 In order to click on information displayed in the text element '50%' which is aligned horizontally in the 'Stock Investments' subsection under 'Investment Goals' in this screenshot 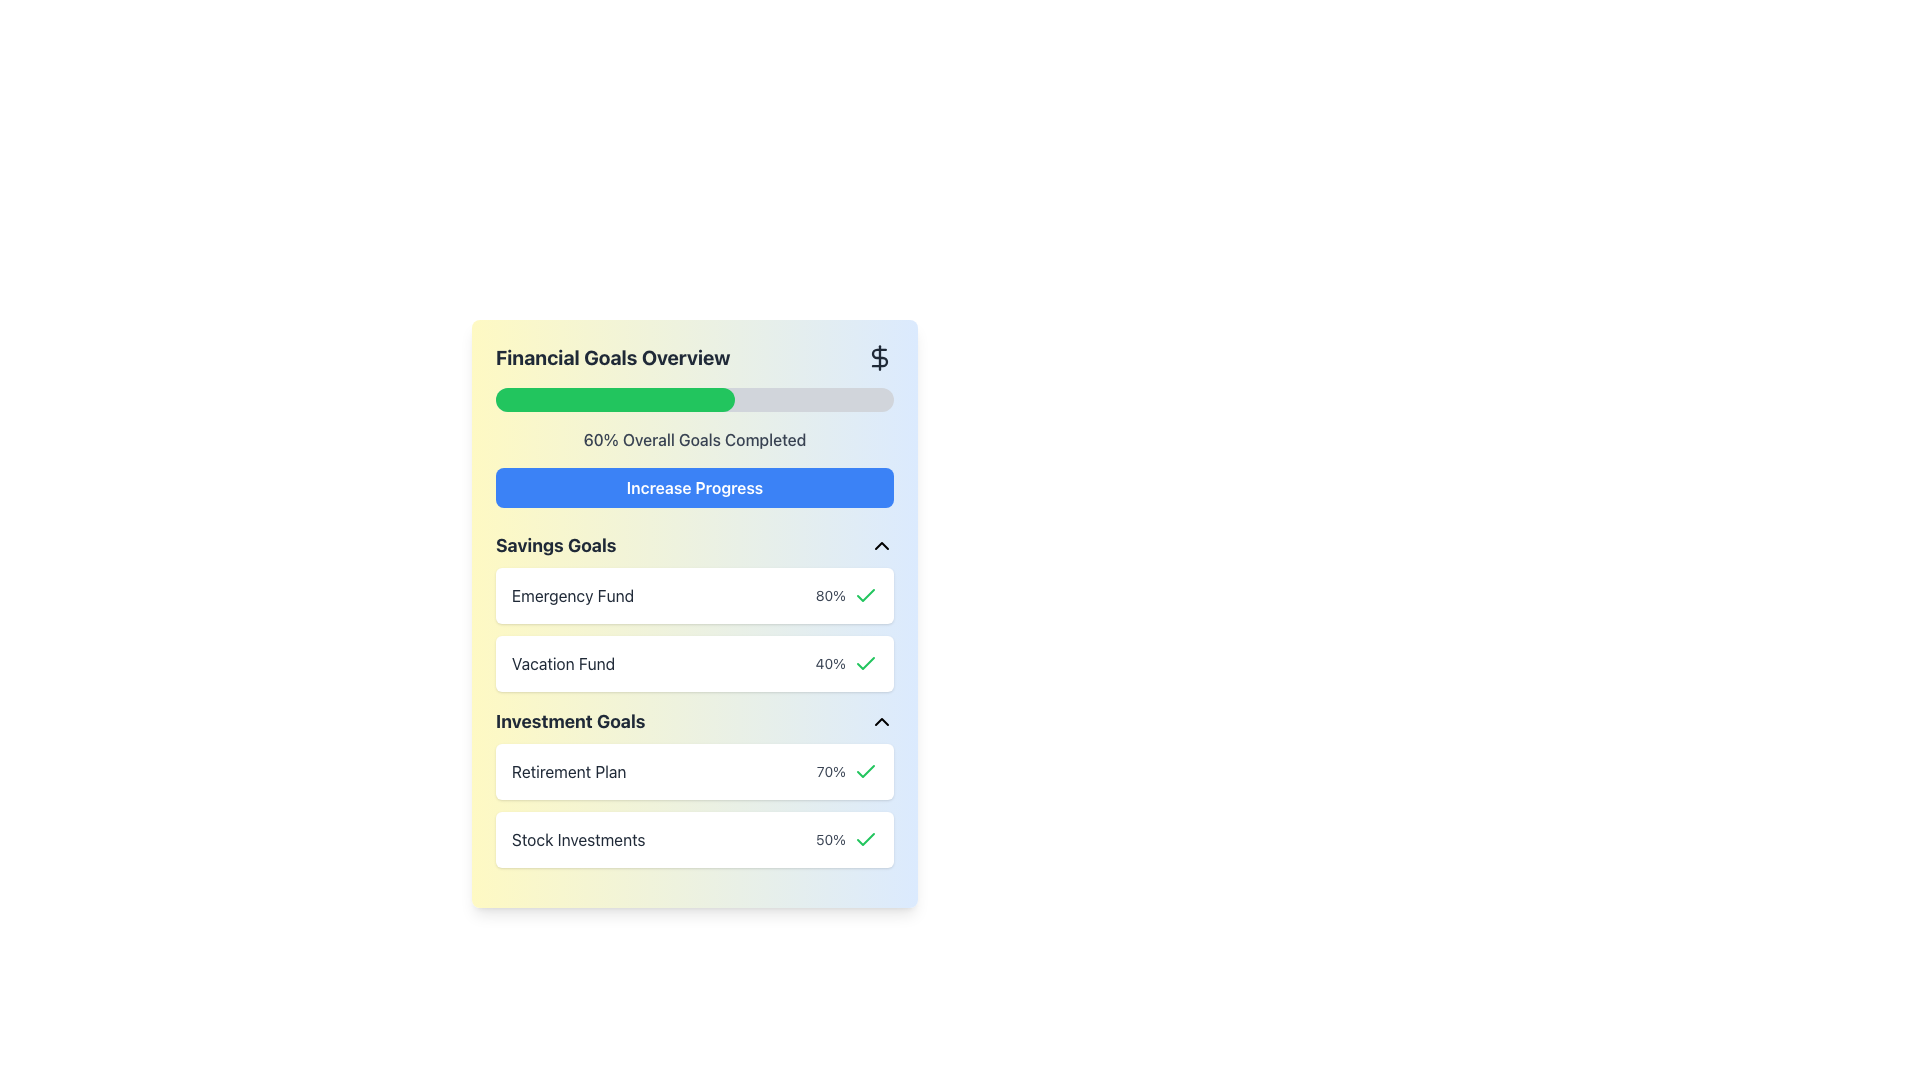, I will do `click(830, 840)`.